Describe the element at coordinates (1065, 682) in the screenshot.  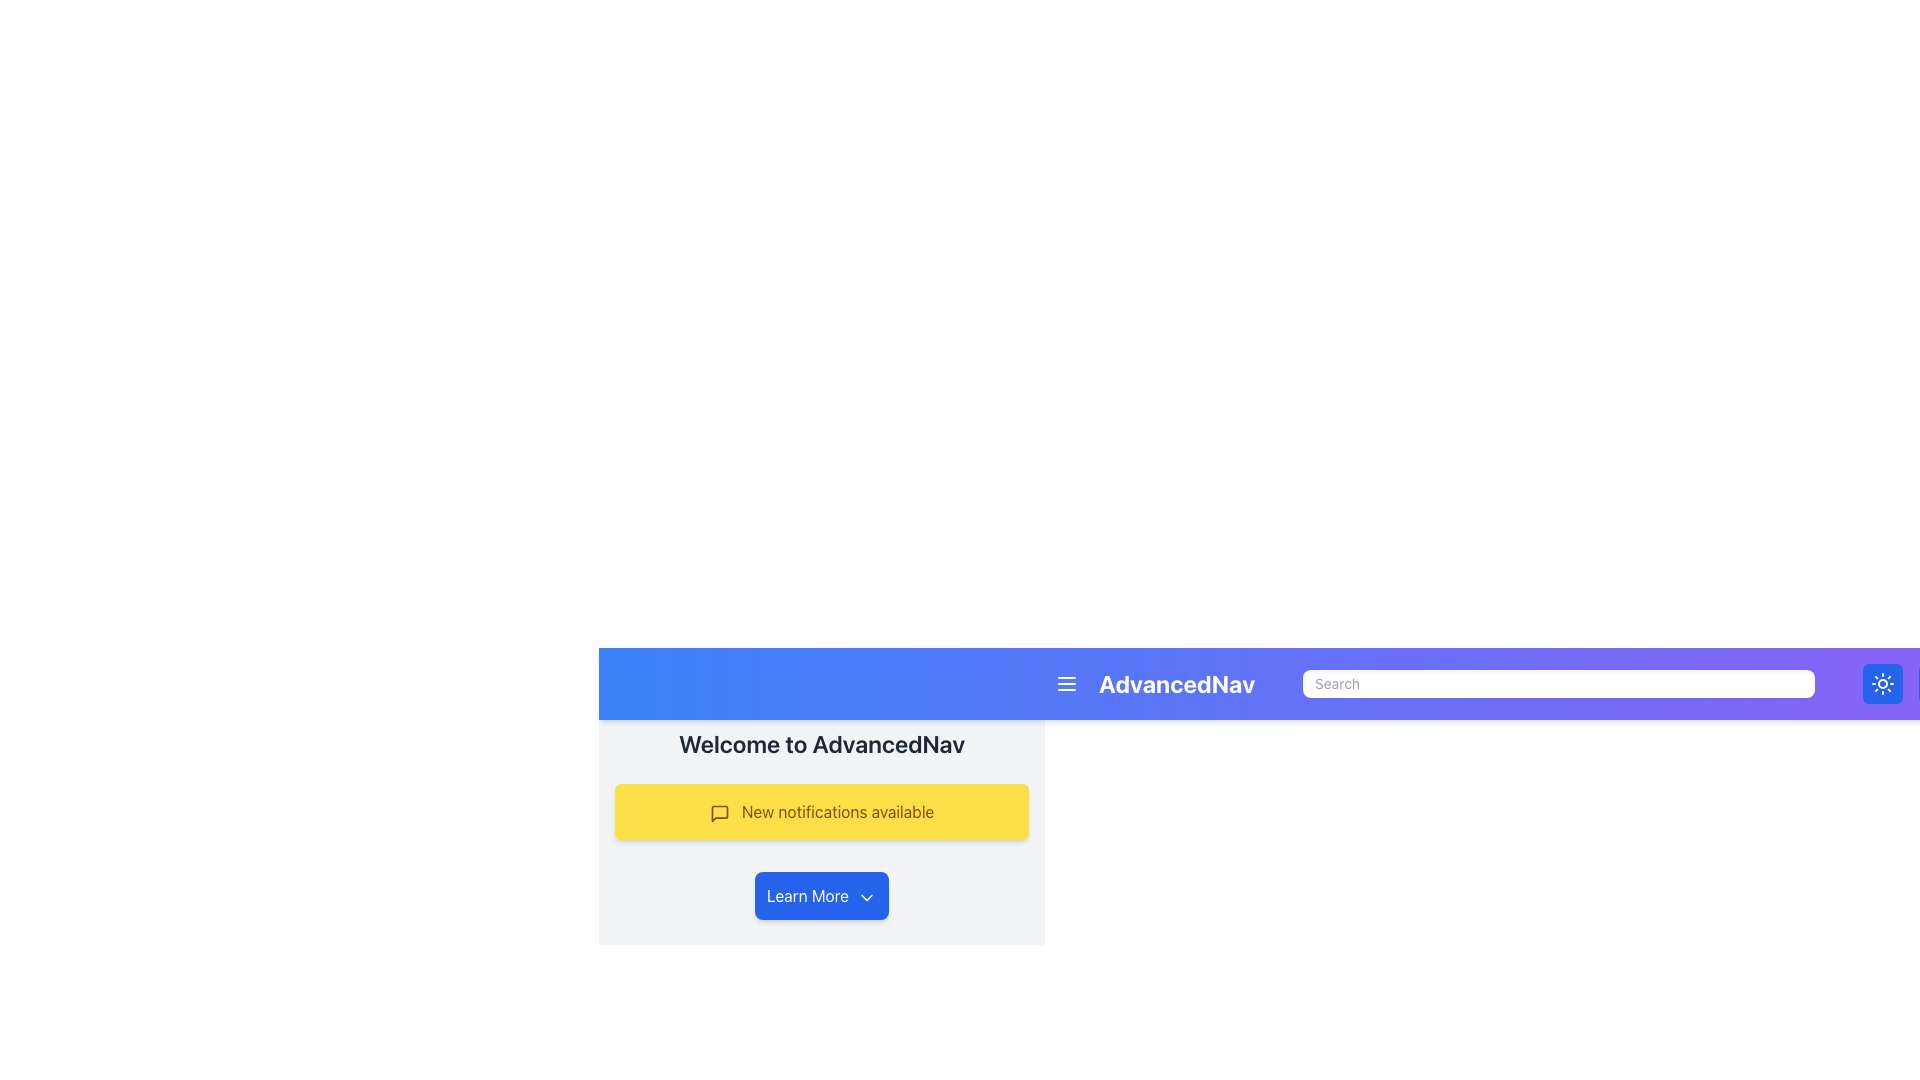
I see `the menu icon button, which consists of three horizontal lines styled in white on a blue background, located in the navigation bar at the top of the interface, to the left of the 'AdvancedNav' text` at that location.